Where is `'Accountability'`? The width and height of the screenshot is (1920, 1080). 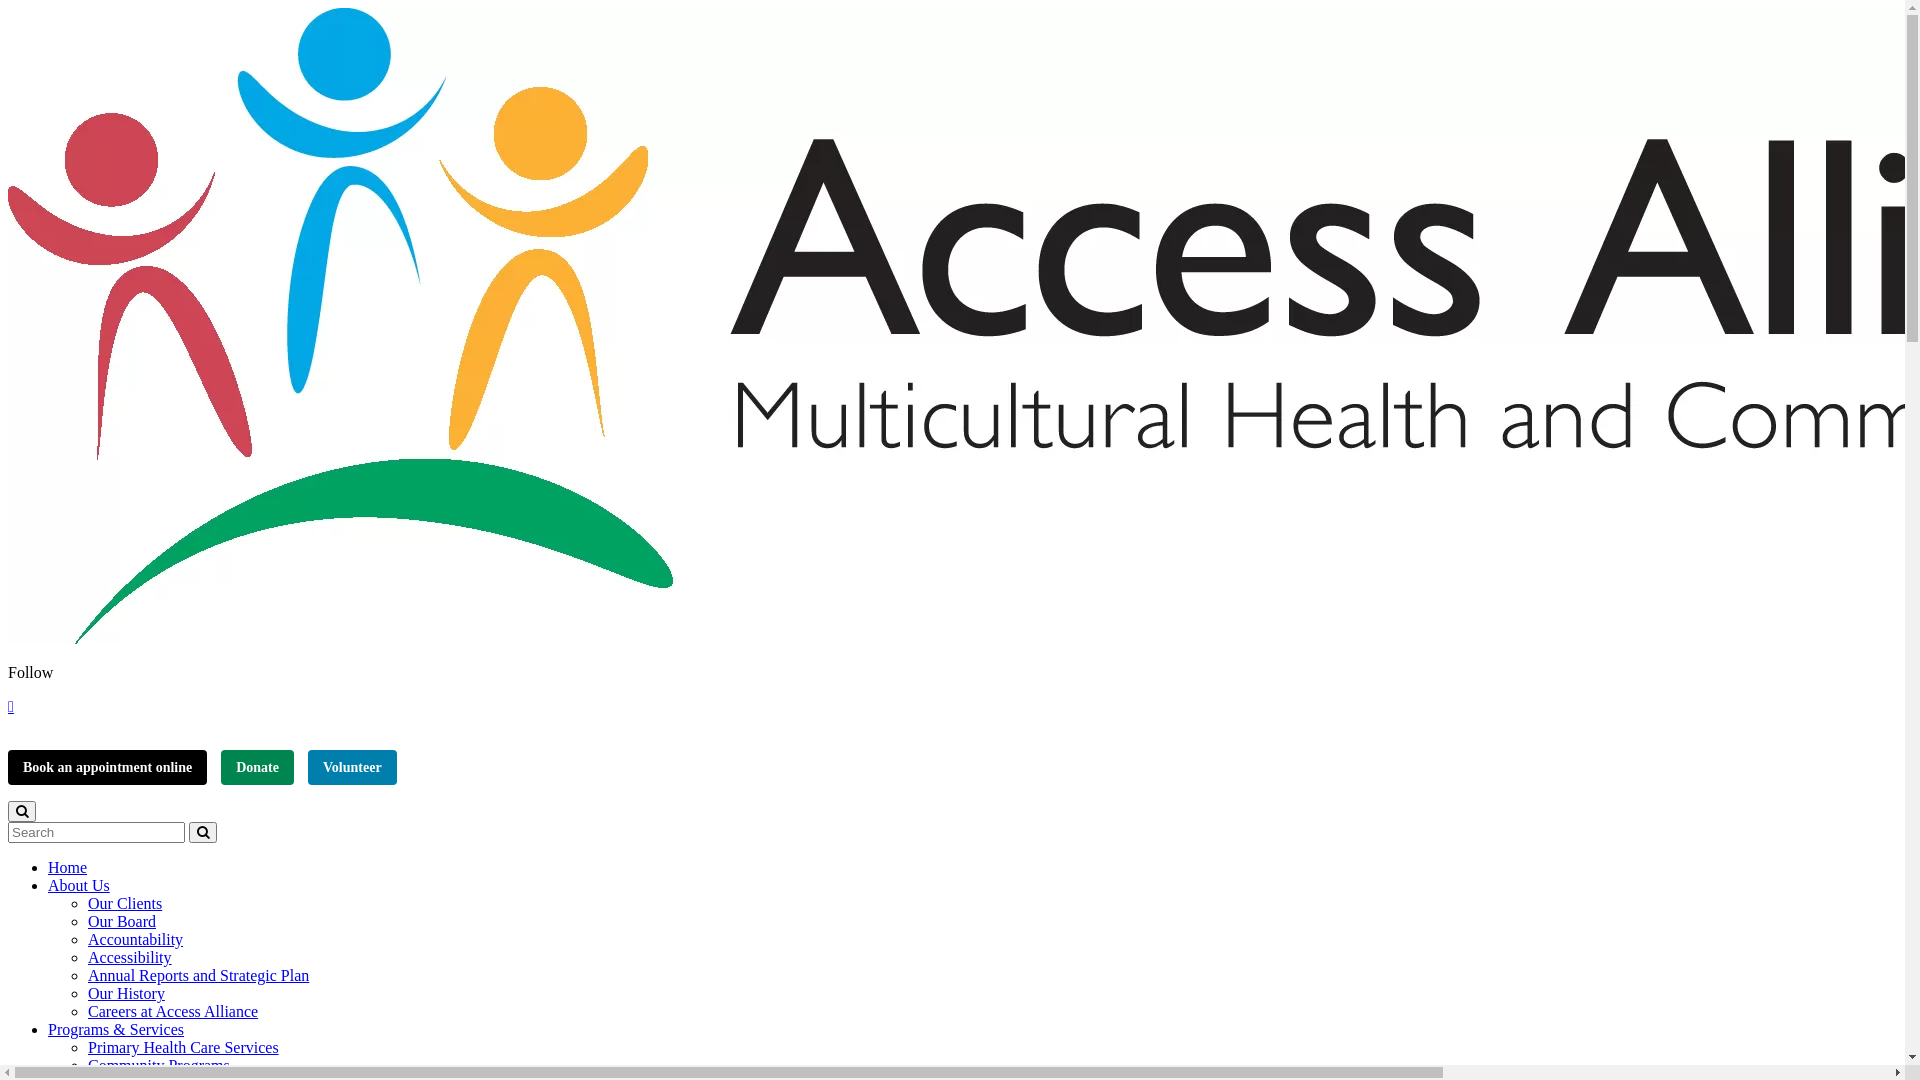
'Accountability' is located at coordinates (134, 939).